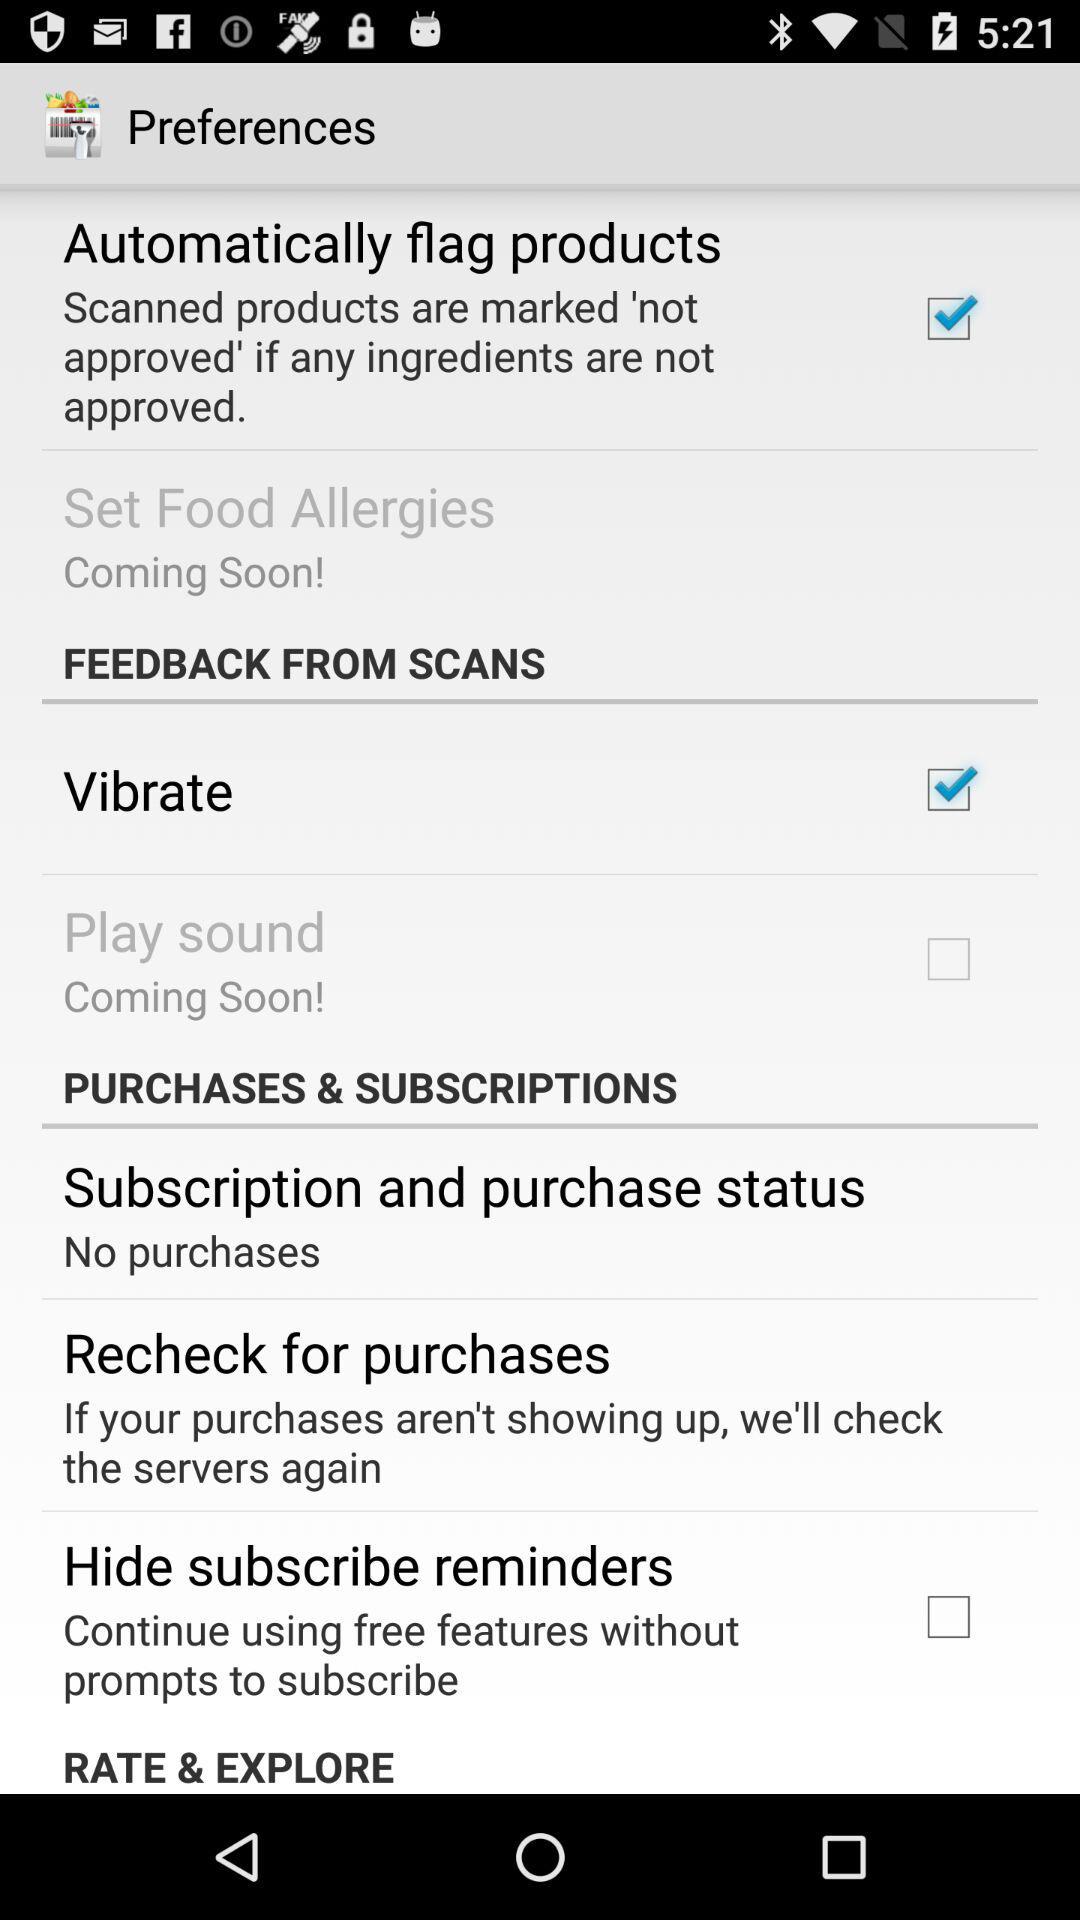 The width and height of the screenshot is (1080, 1920). I want to click on the app above the subscription and purchase icon, so click(540, 1085).